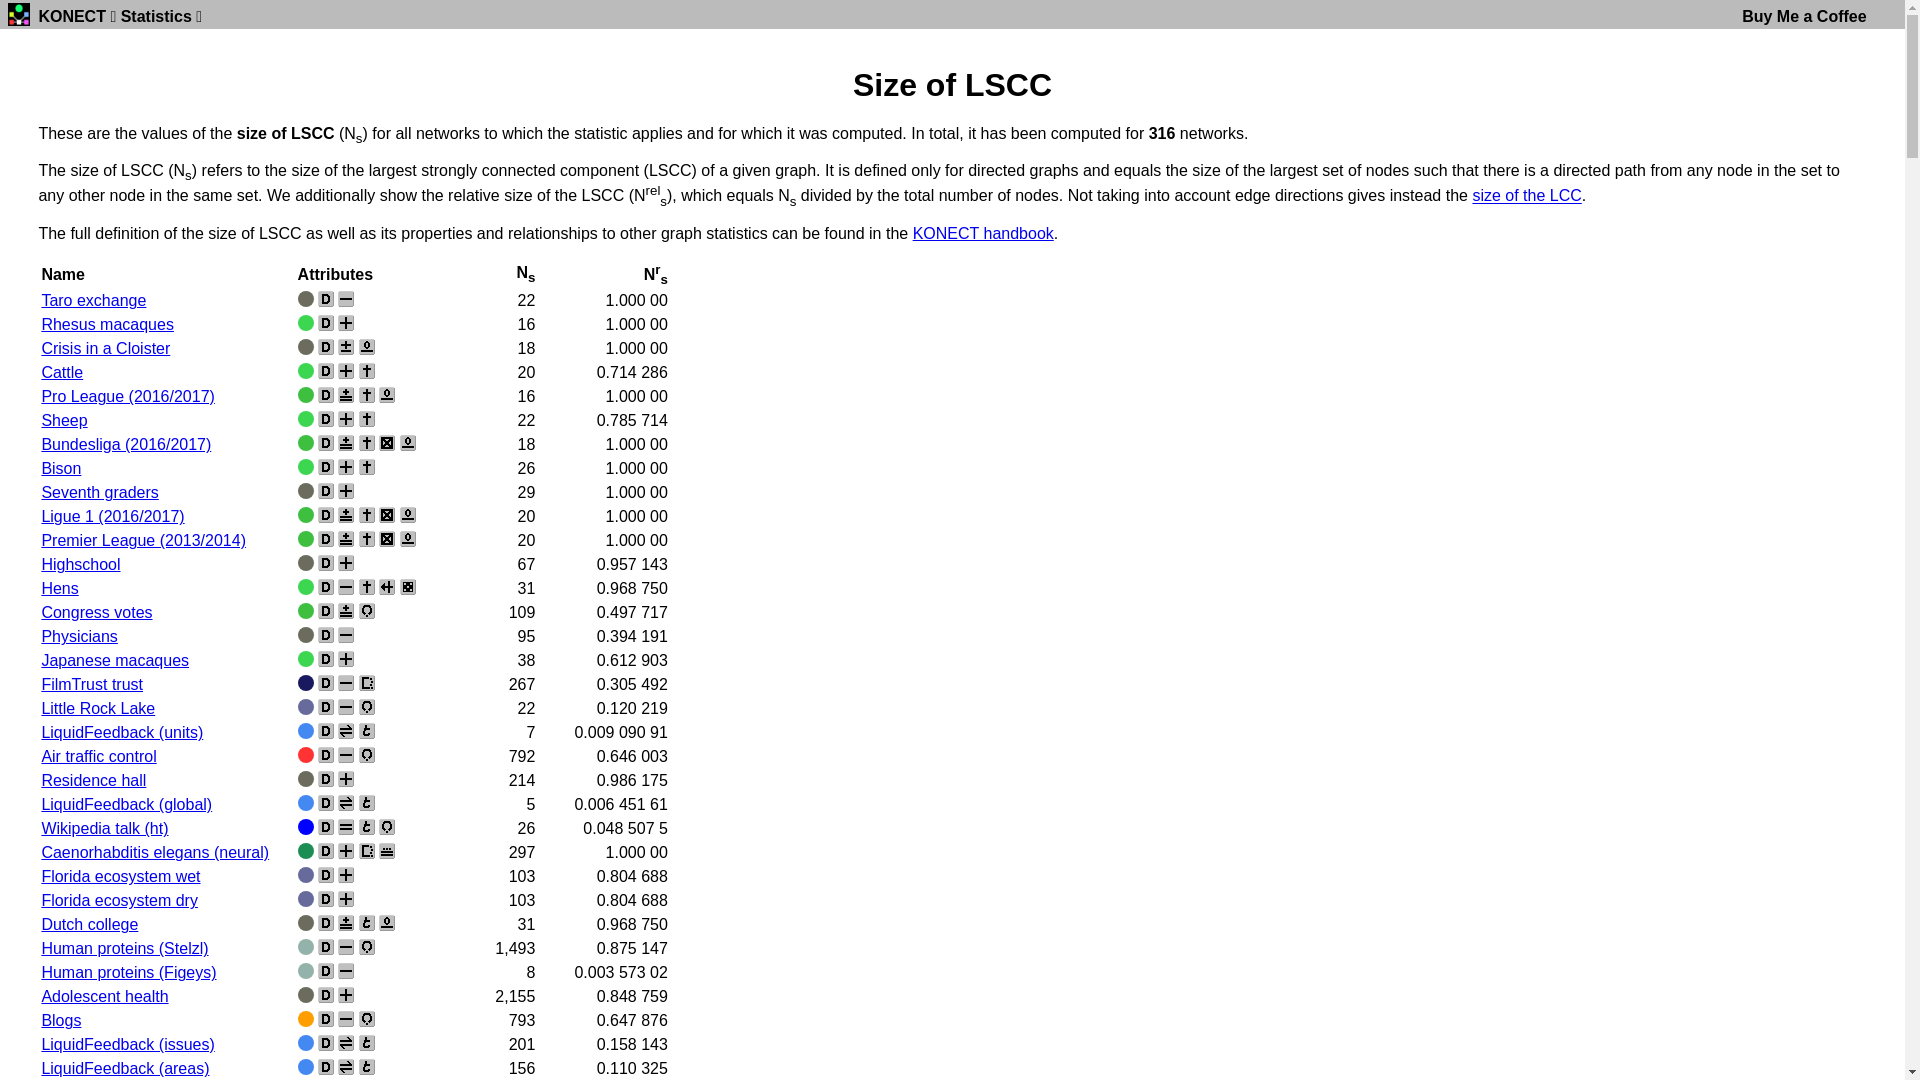  I want to click on 'Human social network', so click(305, 778).